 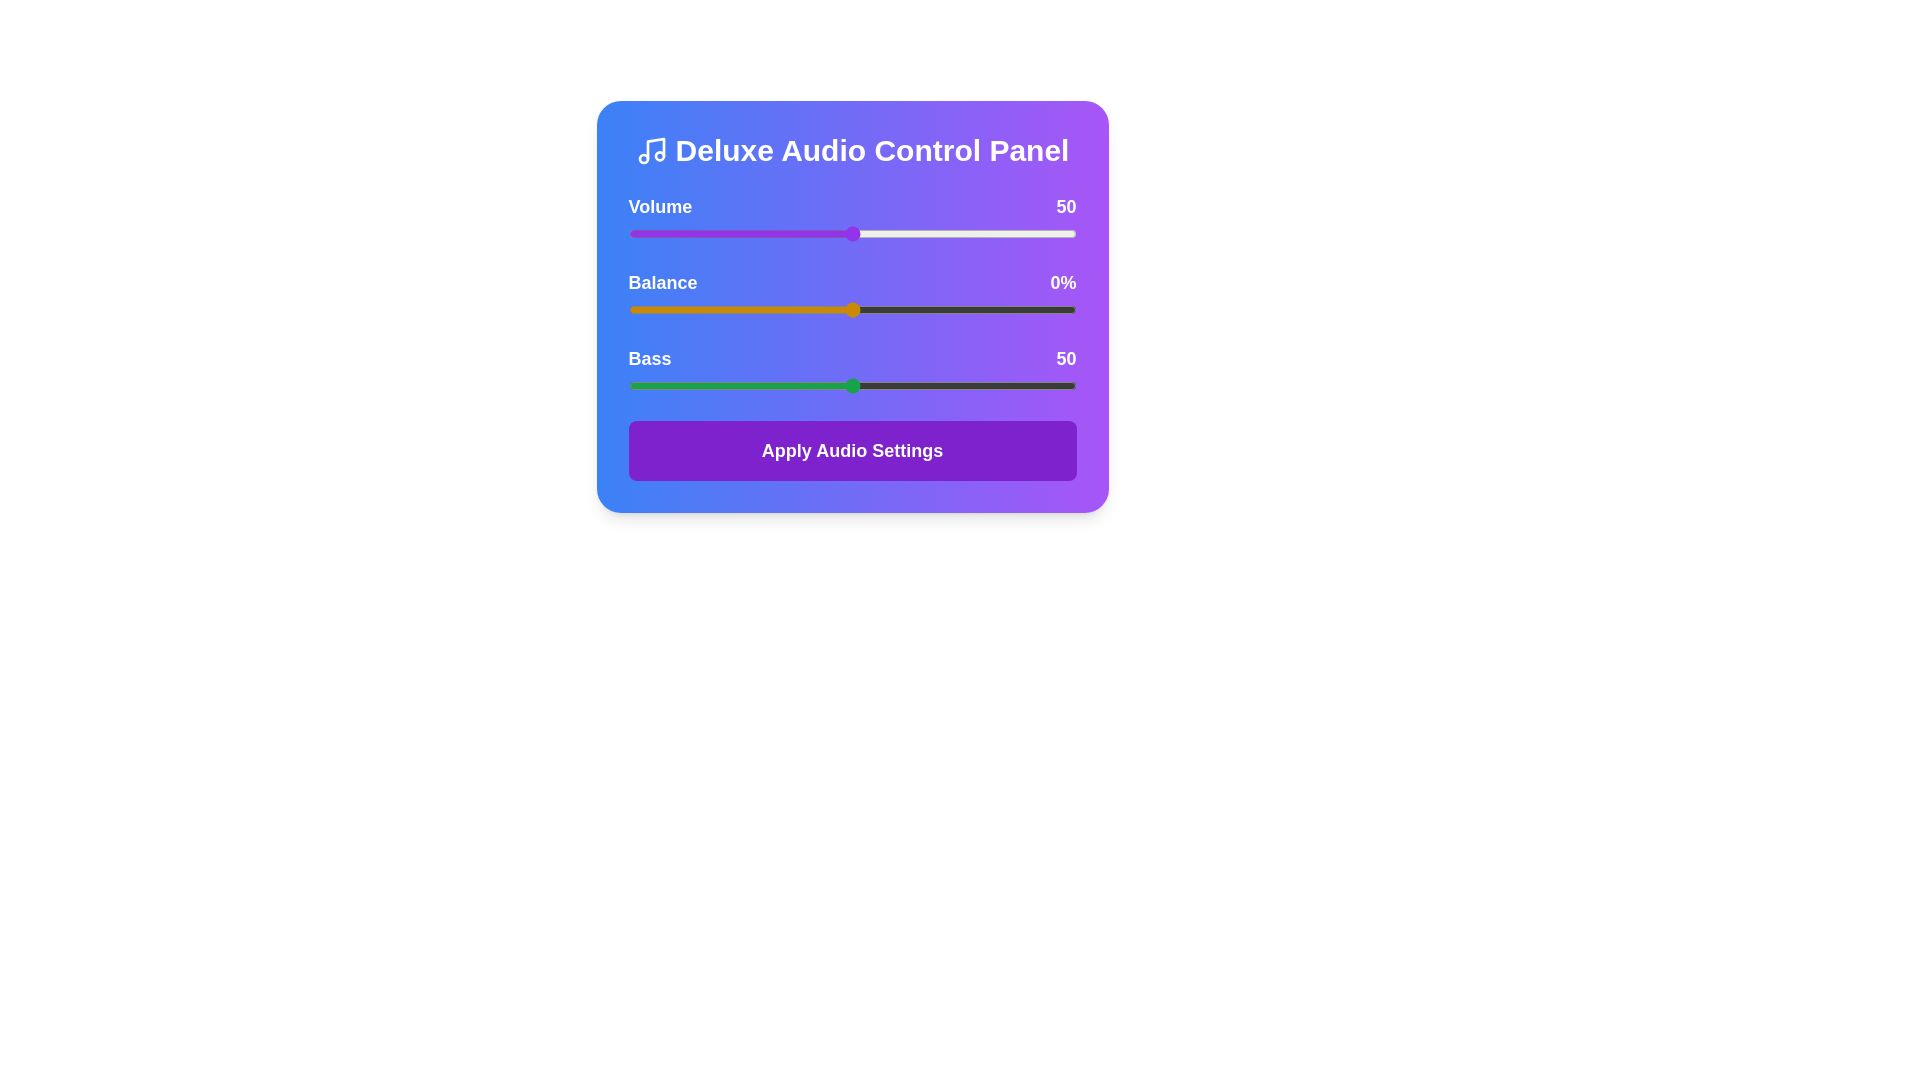 I want to click on the slider knob of the 'Balance 0%' control located in the 'Deluxe Audio Control Panel', so click(x=852, y=294).